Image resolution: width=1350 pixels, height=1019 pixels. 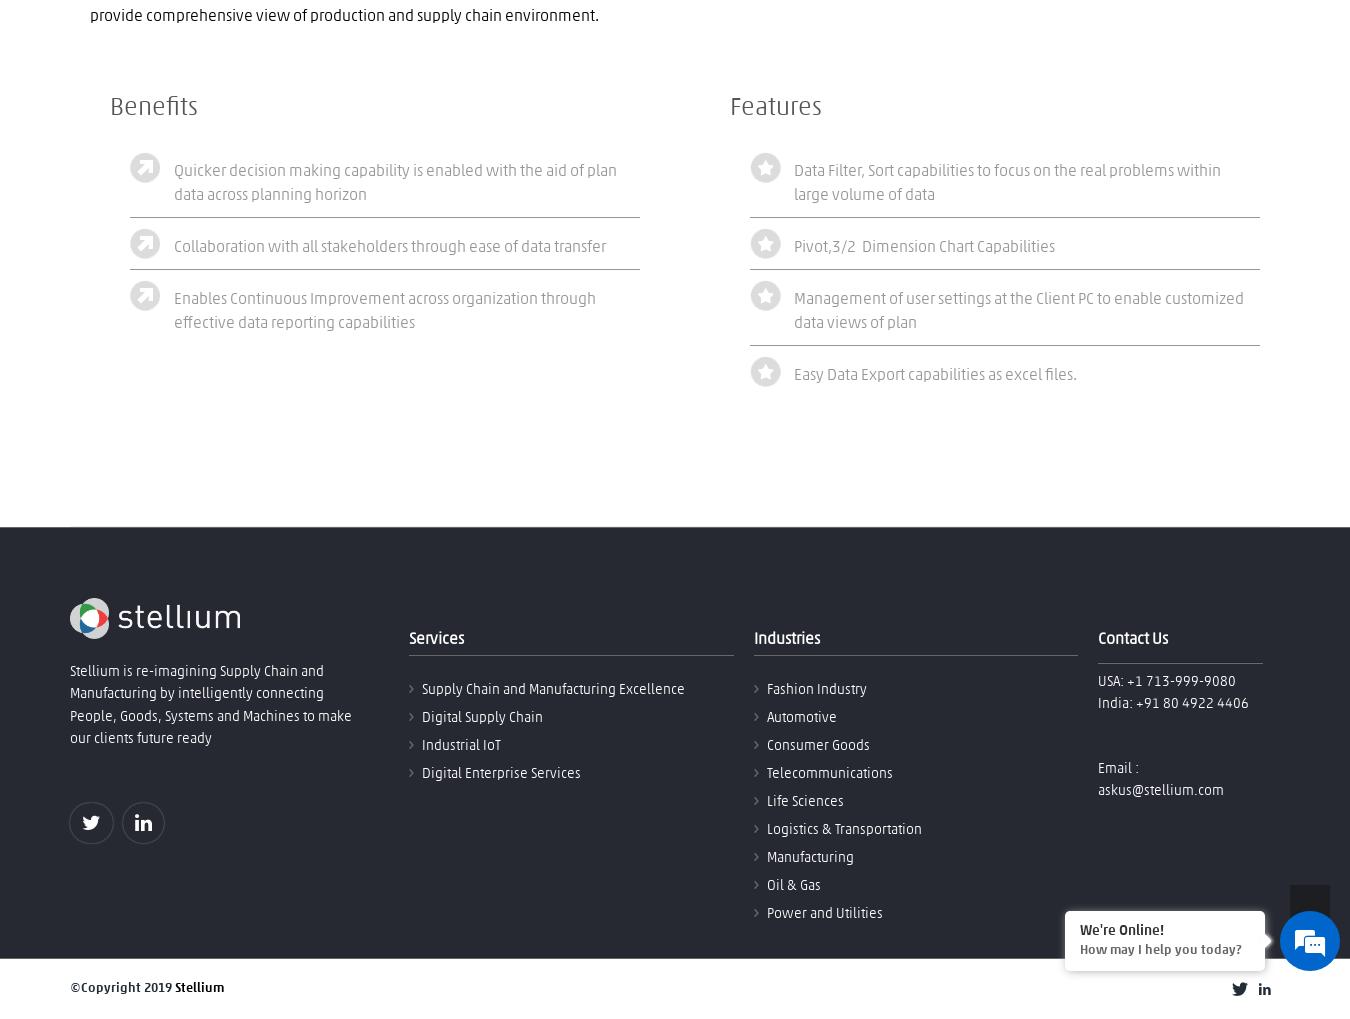 I want to click on 'Digital Enterprise Services', so click(x=500, y=772).